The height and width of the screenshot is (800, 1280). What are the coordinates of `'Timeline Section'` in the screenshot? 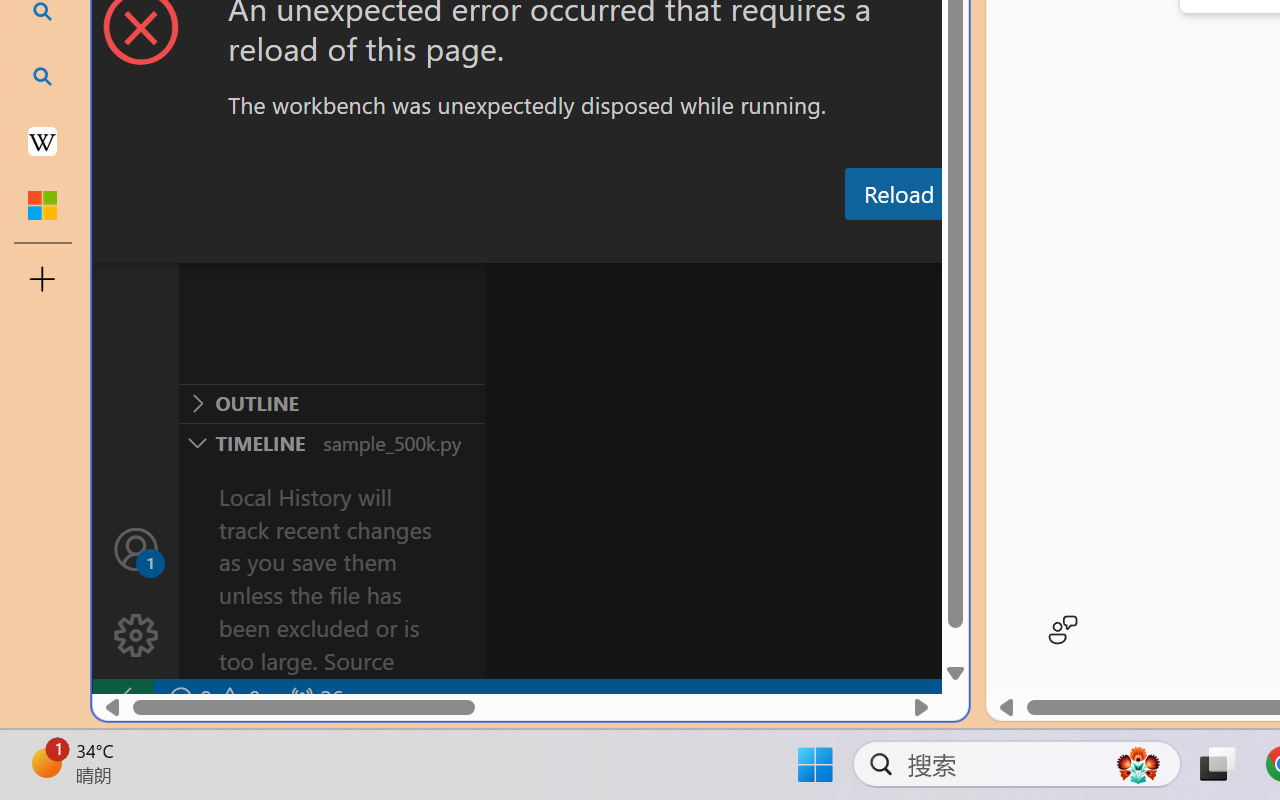 It's located at (331, 441).